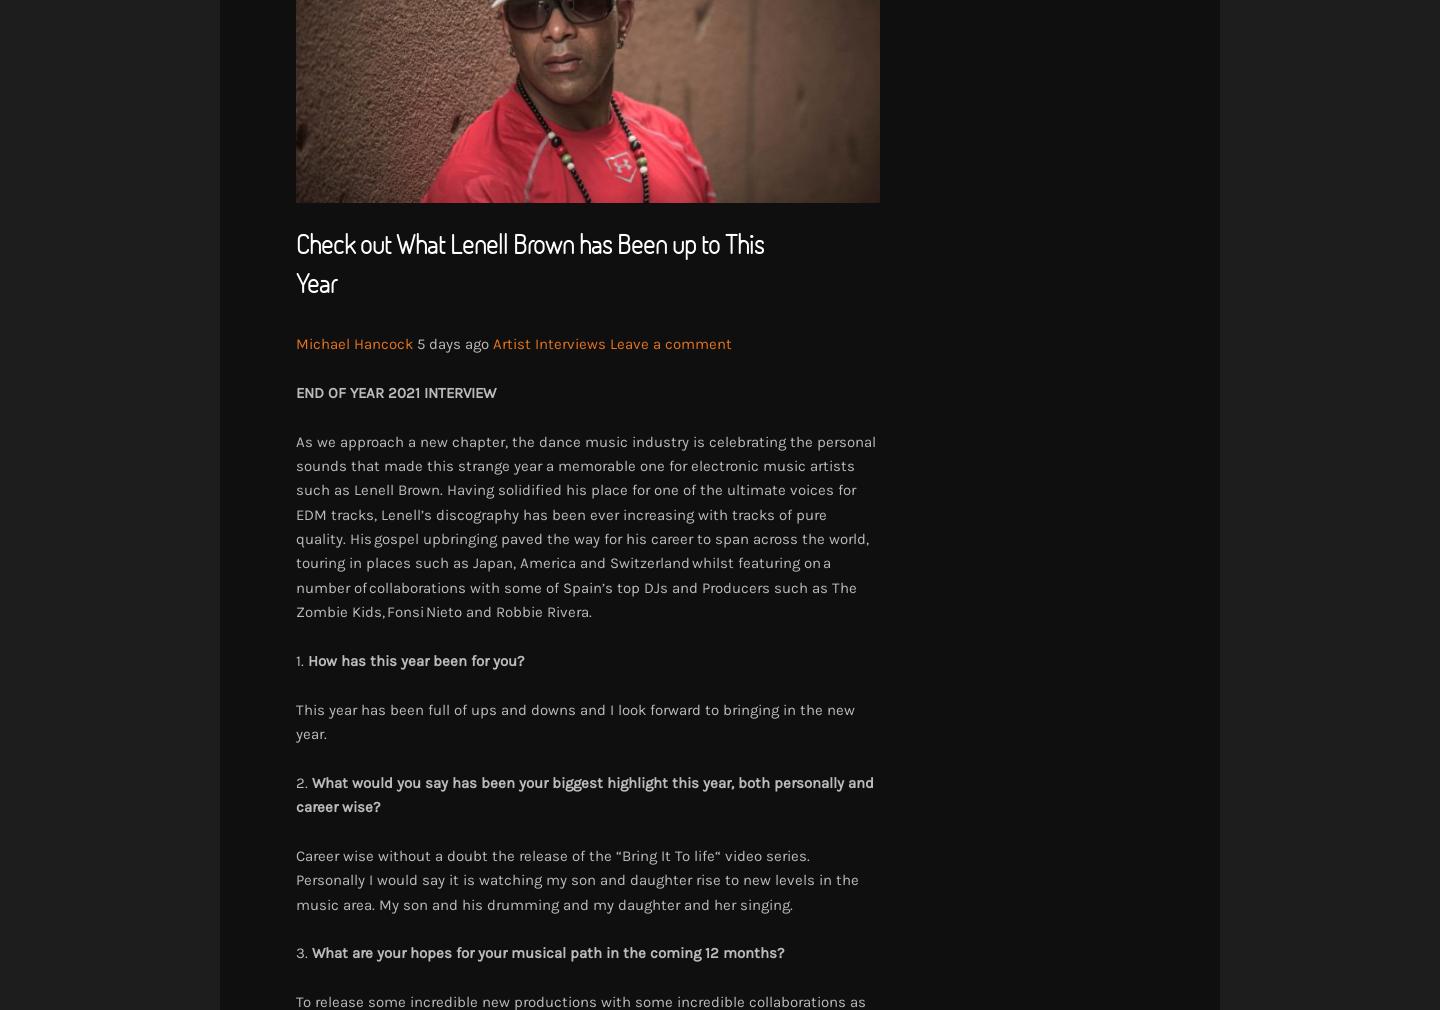  I want to click on 'What are your hopes for your musical path in the coming 12 months?', so click(312, 953).